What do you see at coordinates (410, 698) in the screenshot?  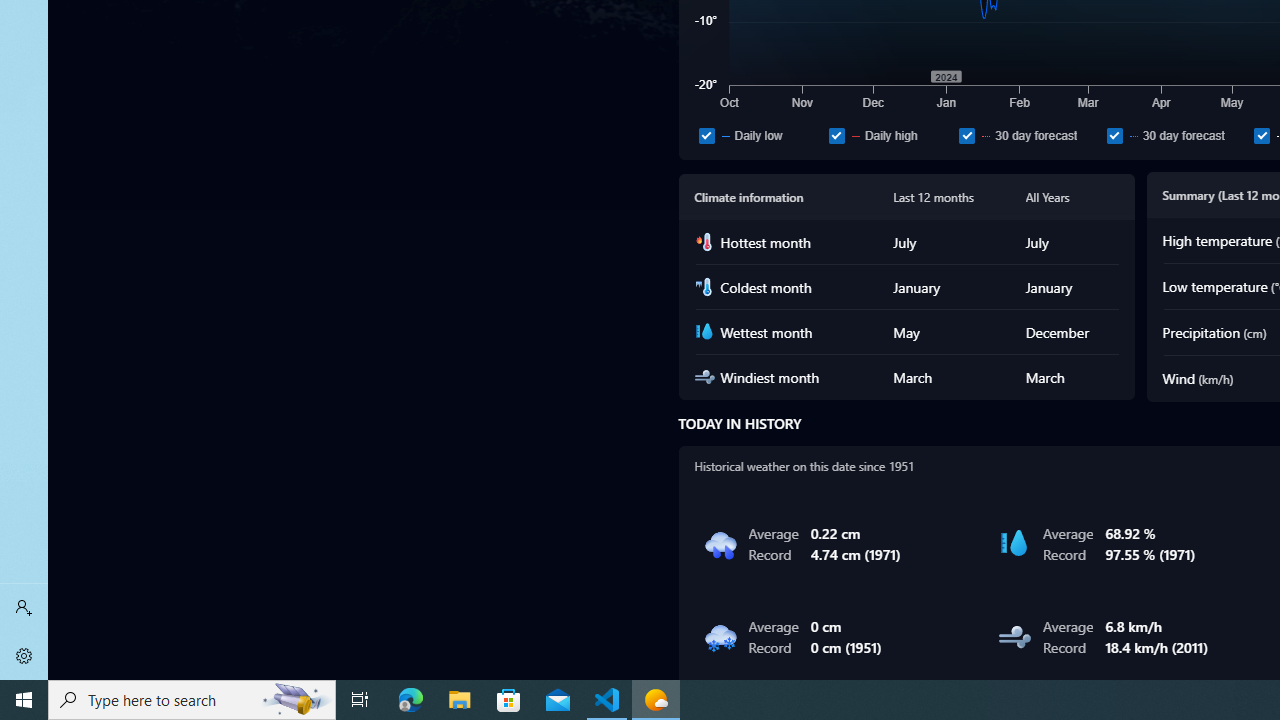 I see `'Microsoft Edge'` at bounding box center [410, 698].